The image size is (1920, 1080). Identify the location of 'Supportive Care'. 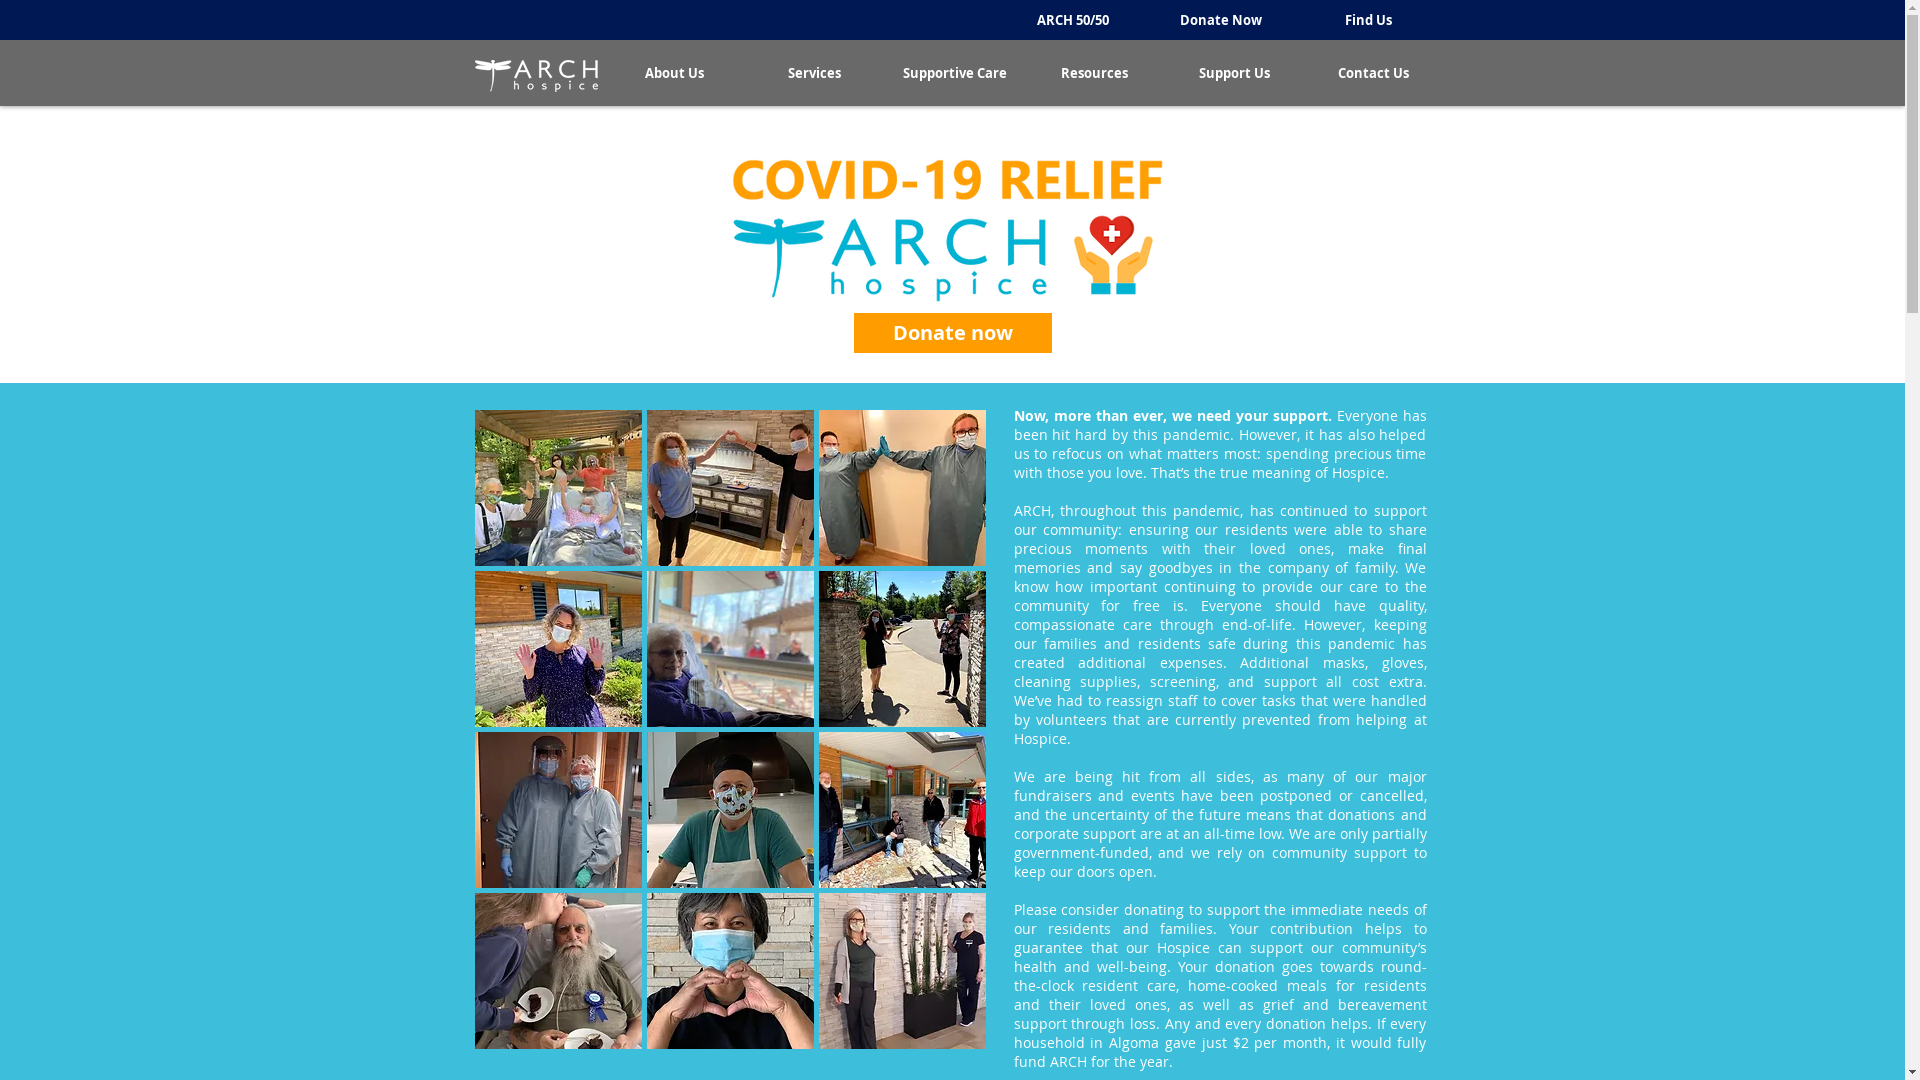
(882, 72).